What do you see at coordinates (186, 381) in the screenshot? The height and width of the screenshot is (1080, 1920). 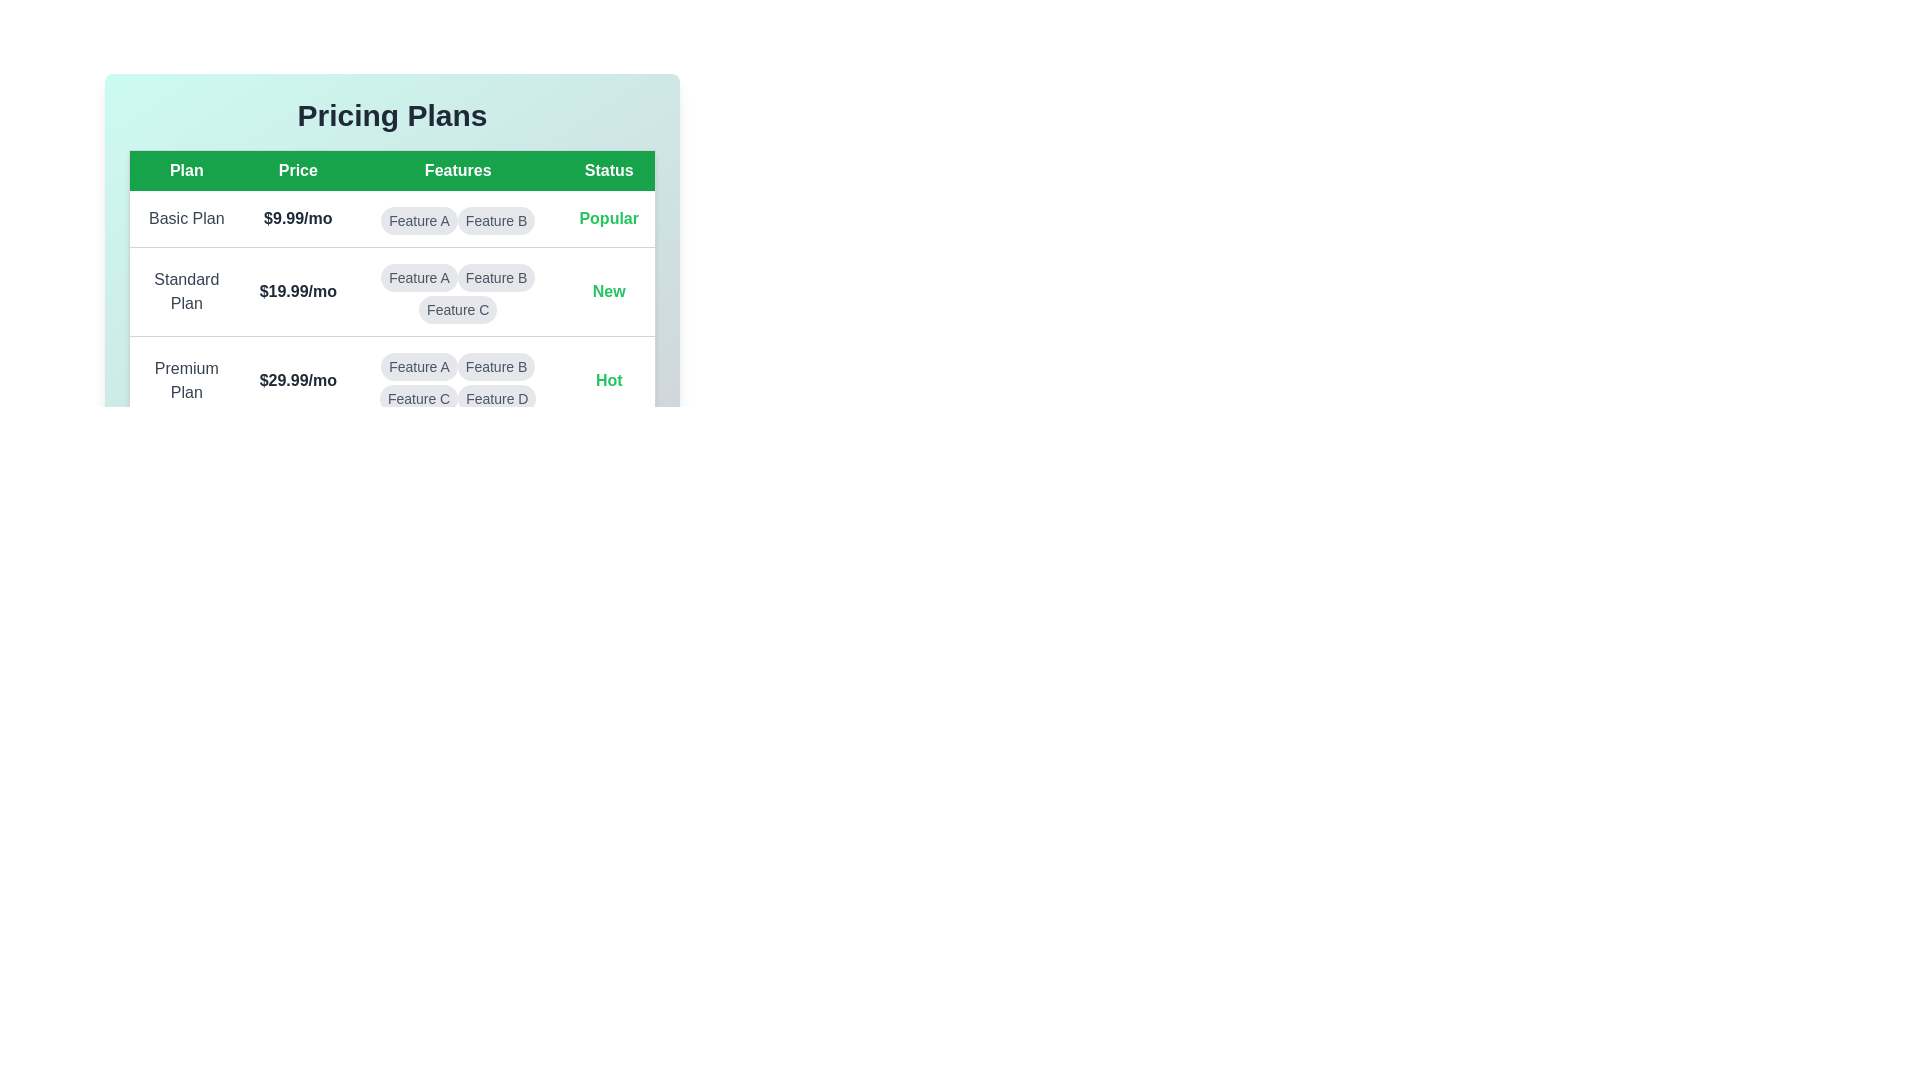 I see `the details of the selected plan: Premium Plan` at bounding box center [186, 381].